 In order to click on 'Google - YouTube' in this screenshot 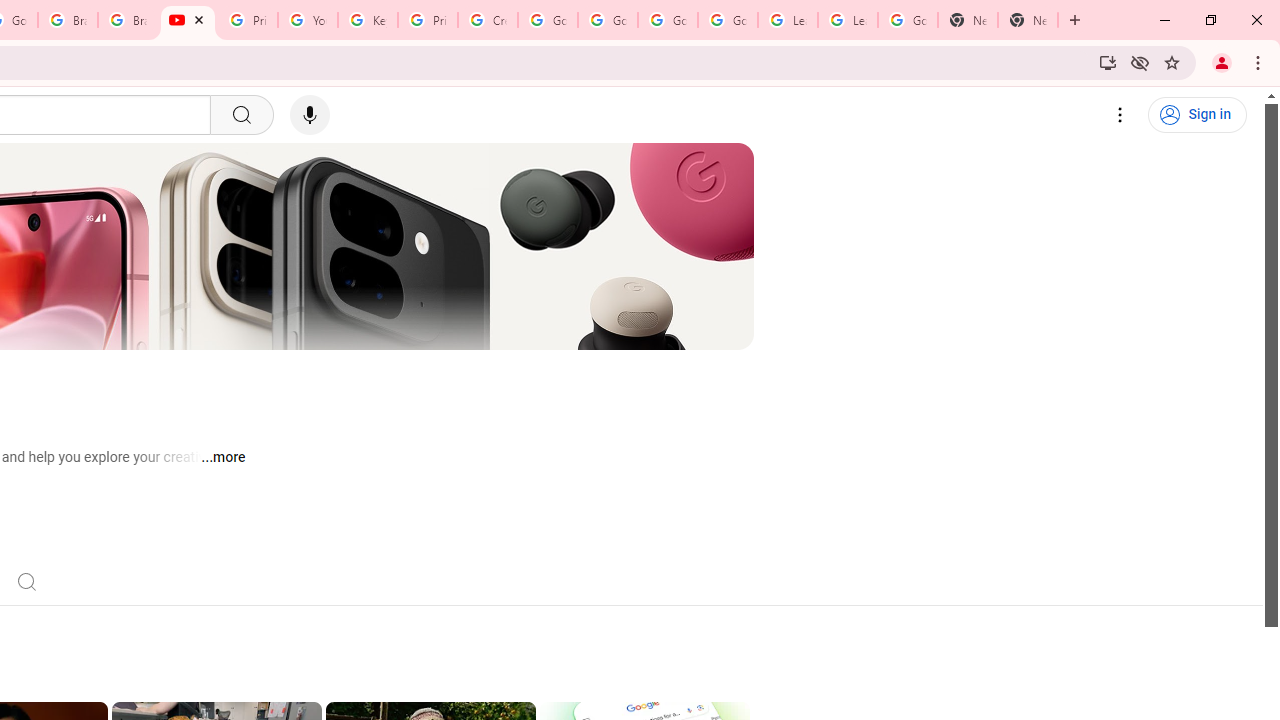, I will do `click(187, 20)`.